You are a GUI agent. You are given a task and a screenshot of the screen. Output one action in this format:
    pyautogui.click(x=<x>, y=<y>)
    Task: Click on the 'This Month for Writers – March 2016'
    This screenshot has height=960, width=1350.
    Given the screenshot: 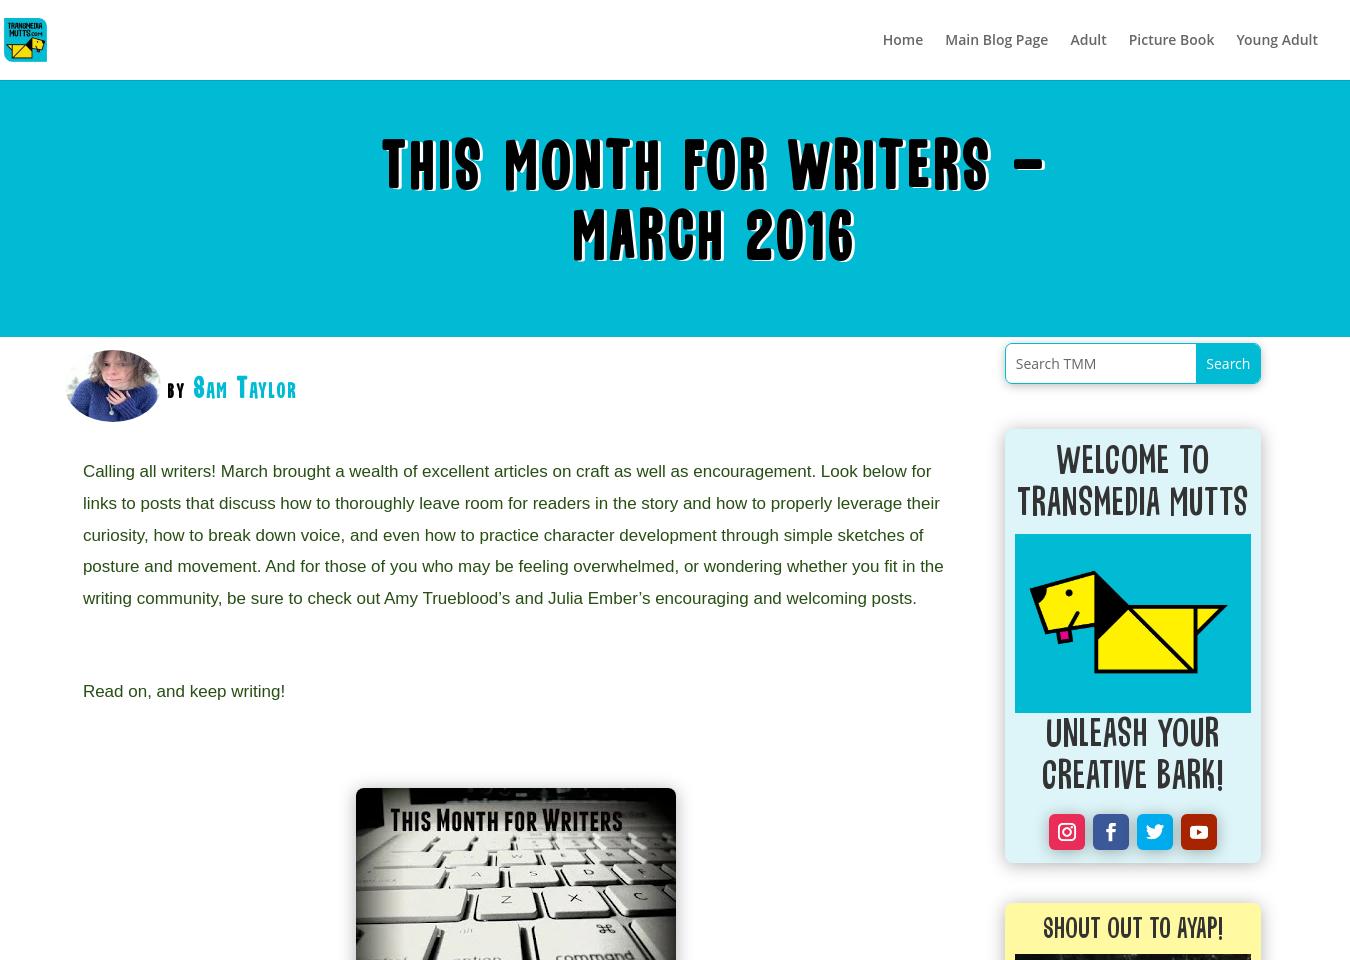 What is the action you would take?
    pyautogui.click(x=382, y=204)
    